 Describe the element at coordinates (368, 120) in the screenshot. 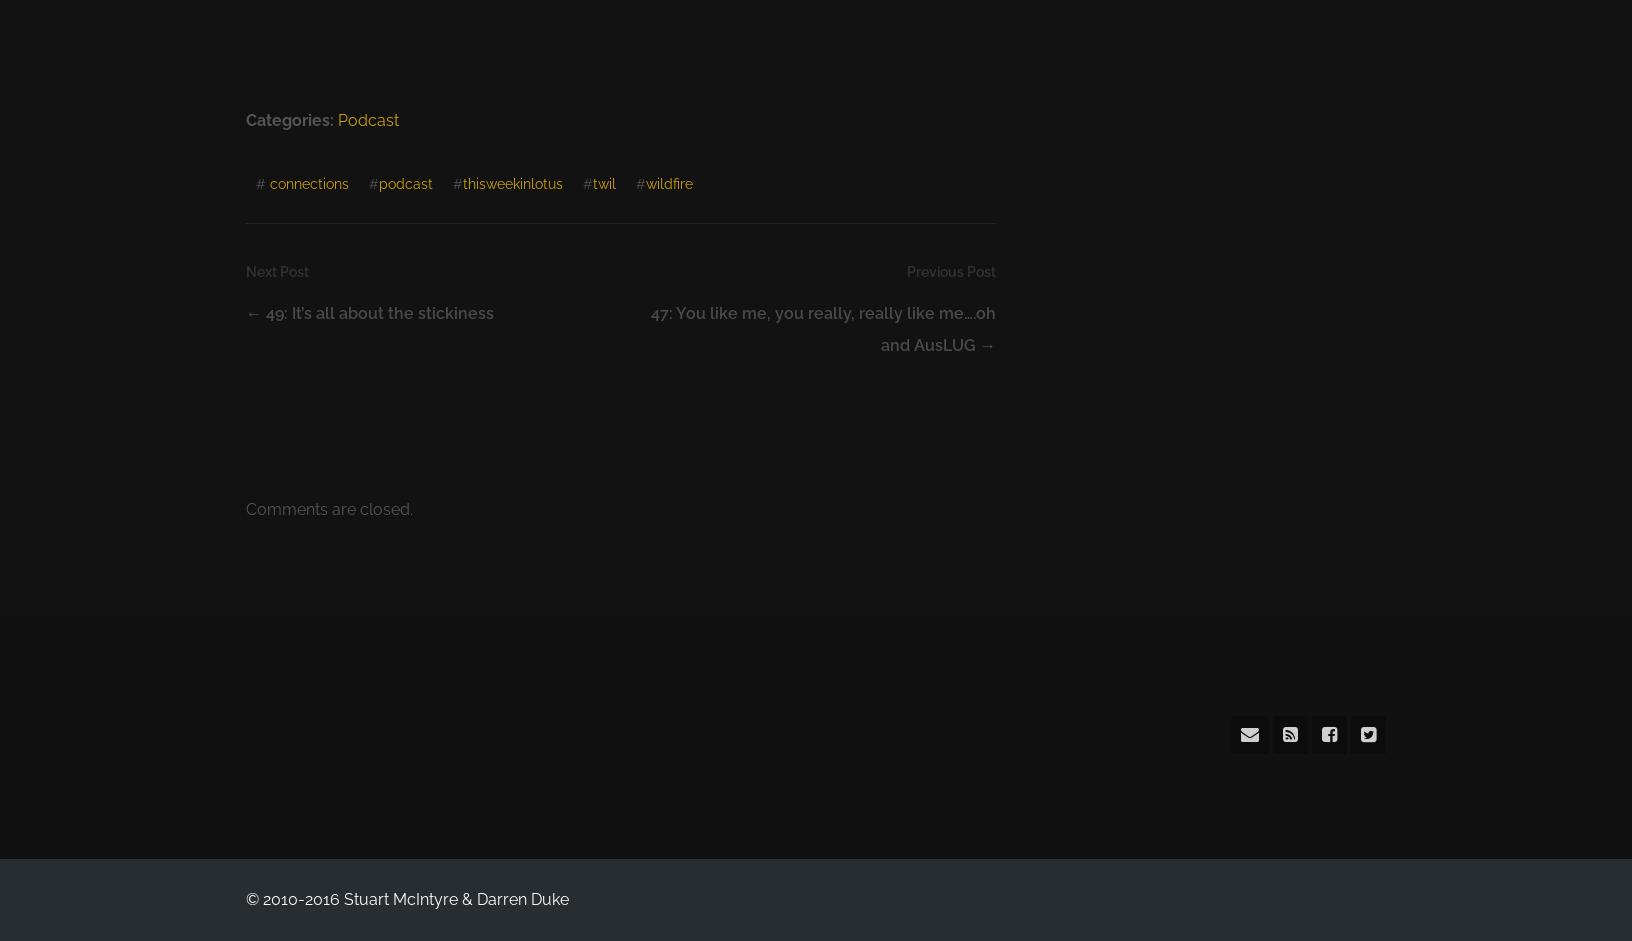

I see `'Podcast'` at that location.